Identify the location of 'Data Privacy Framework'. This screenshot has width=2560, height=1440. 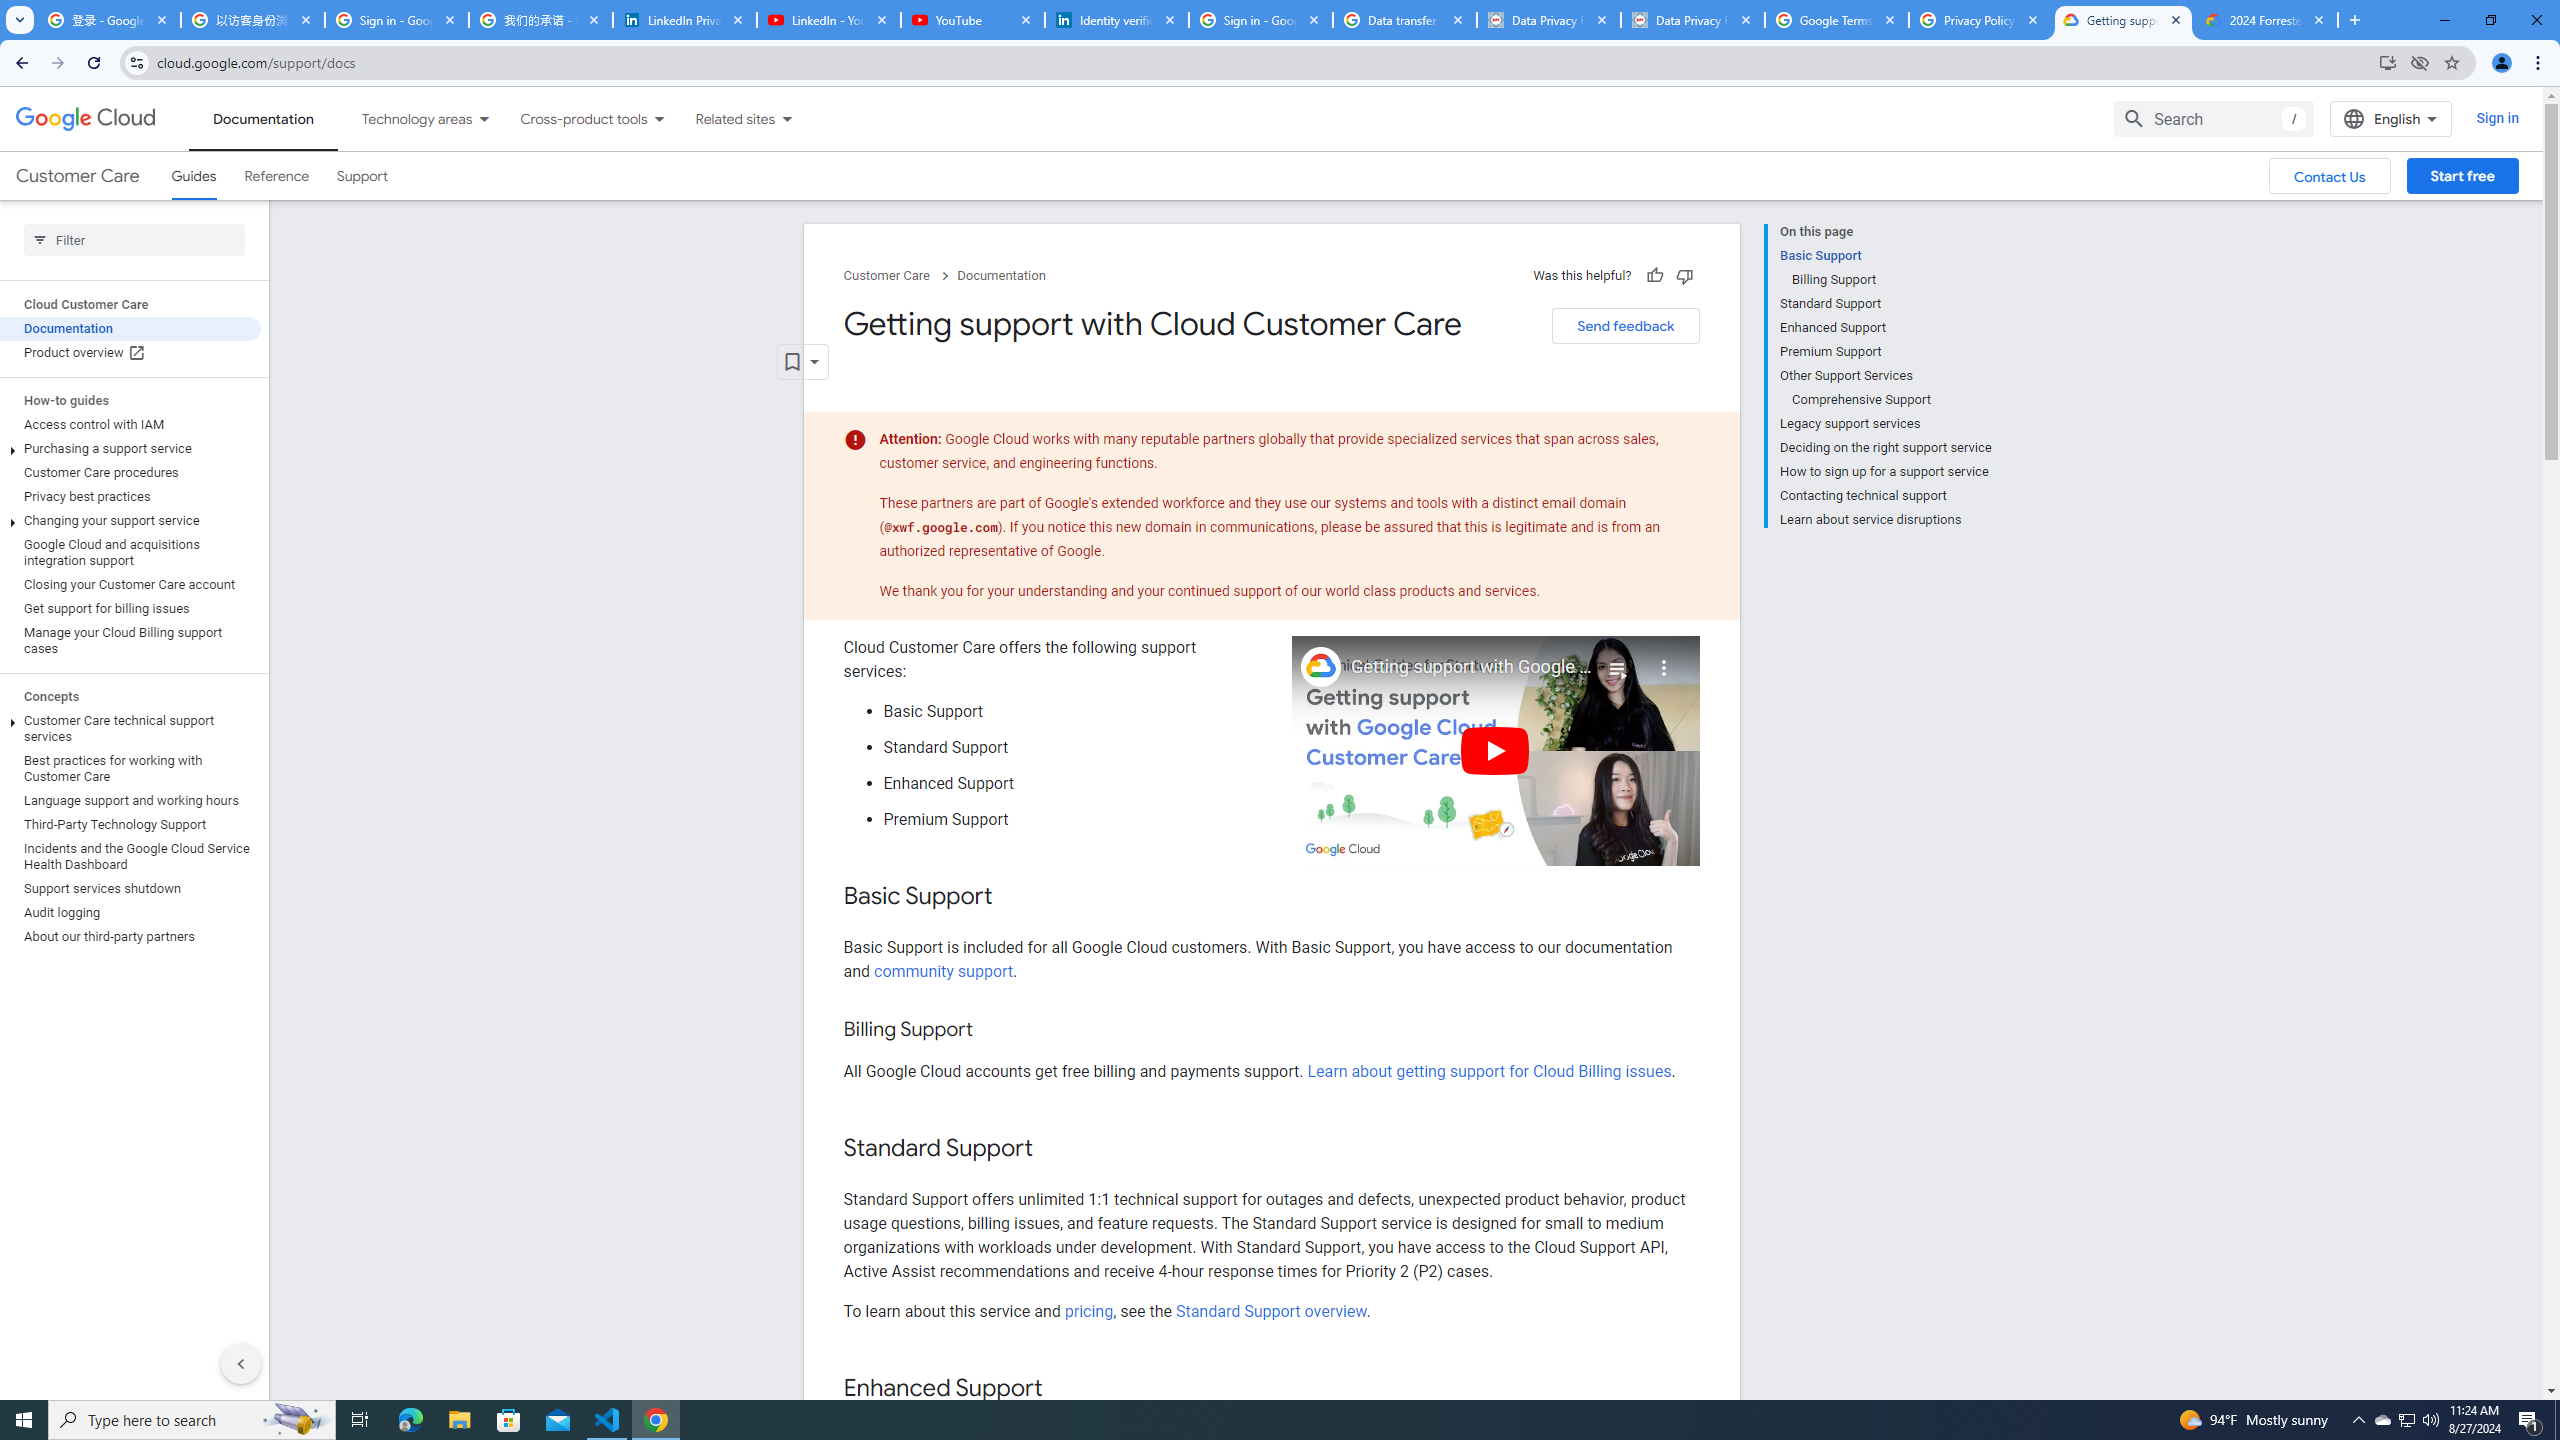
(1692, 19).